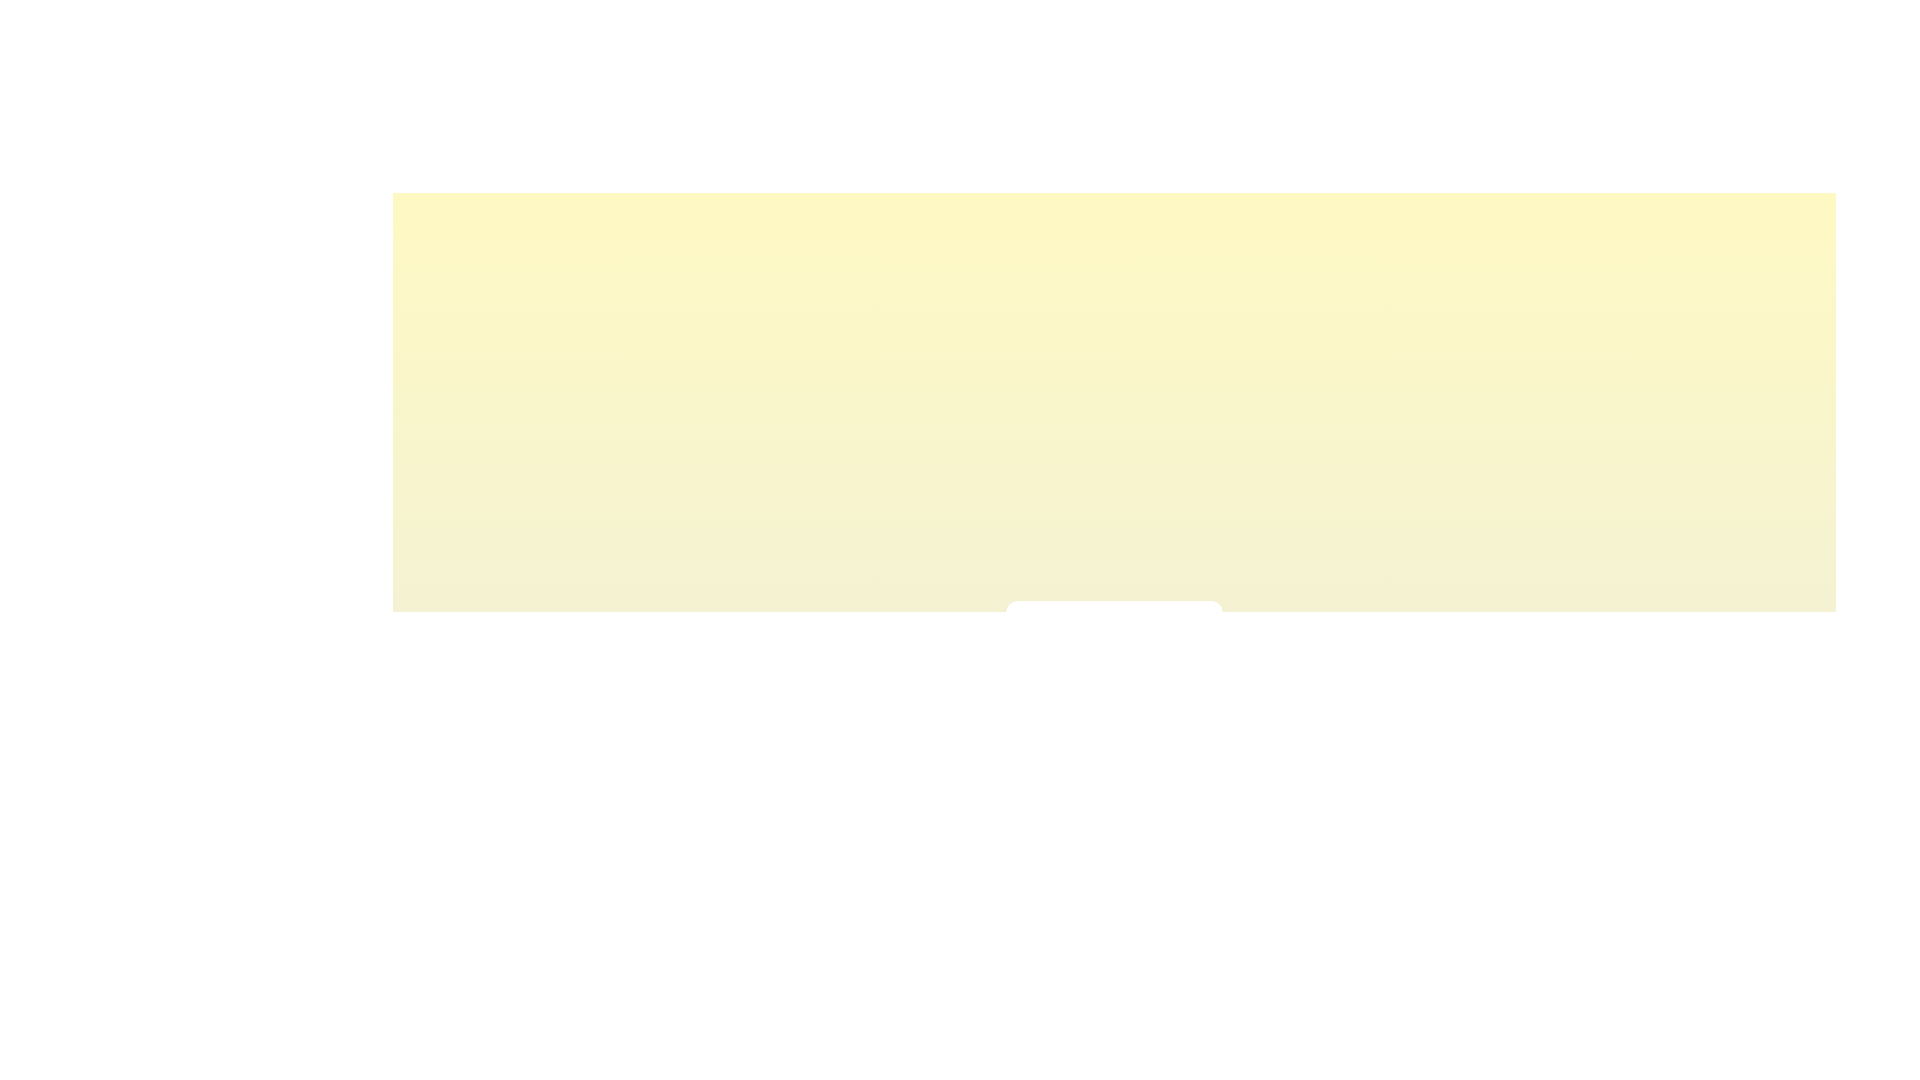 This screenshot has height=1080, width=1920. I want to click on the light intensity to 95% by dragging the slider, so click(1190, 676).